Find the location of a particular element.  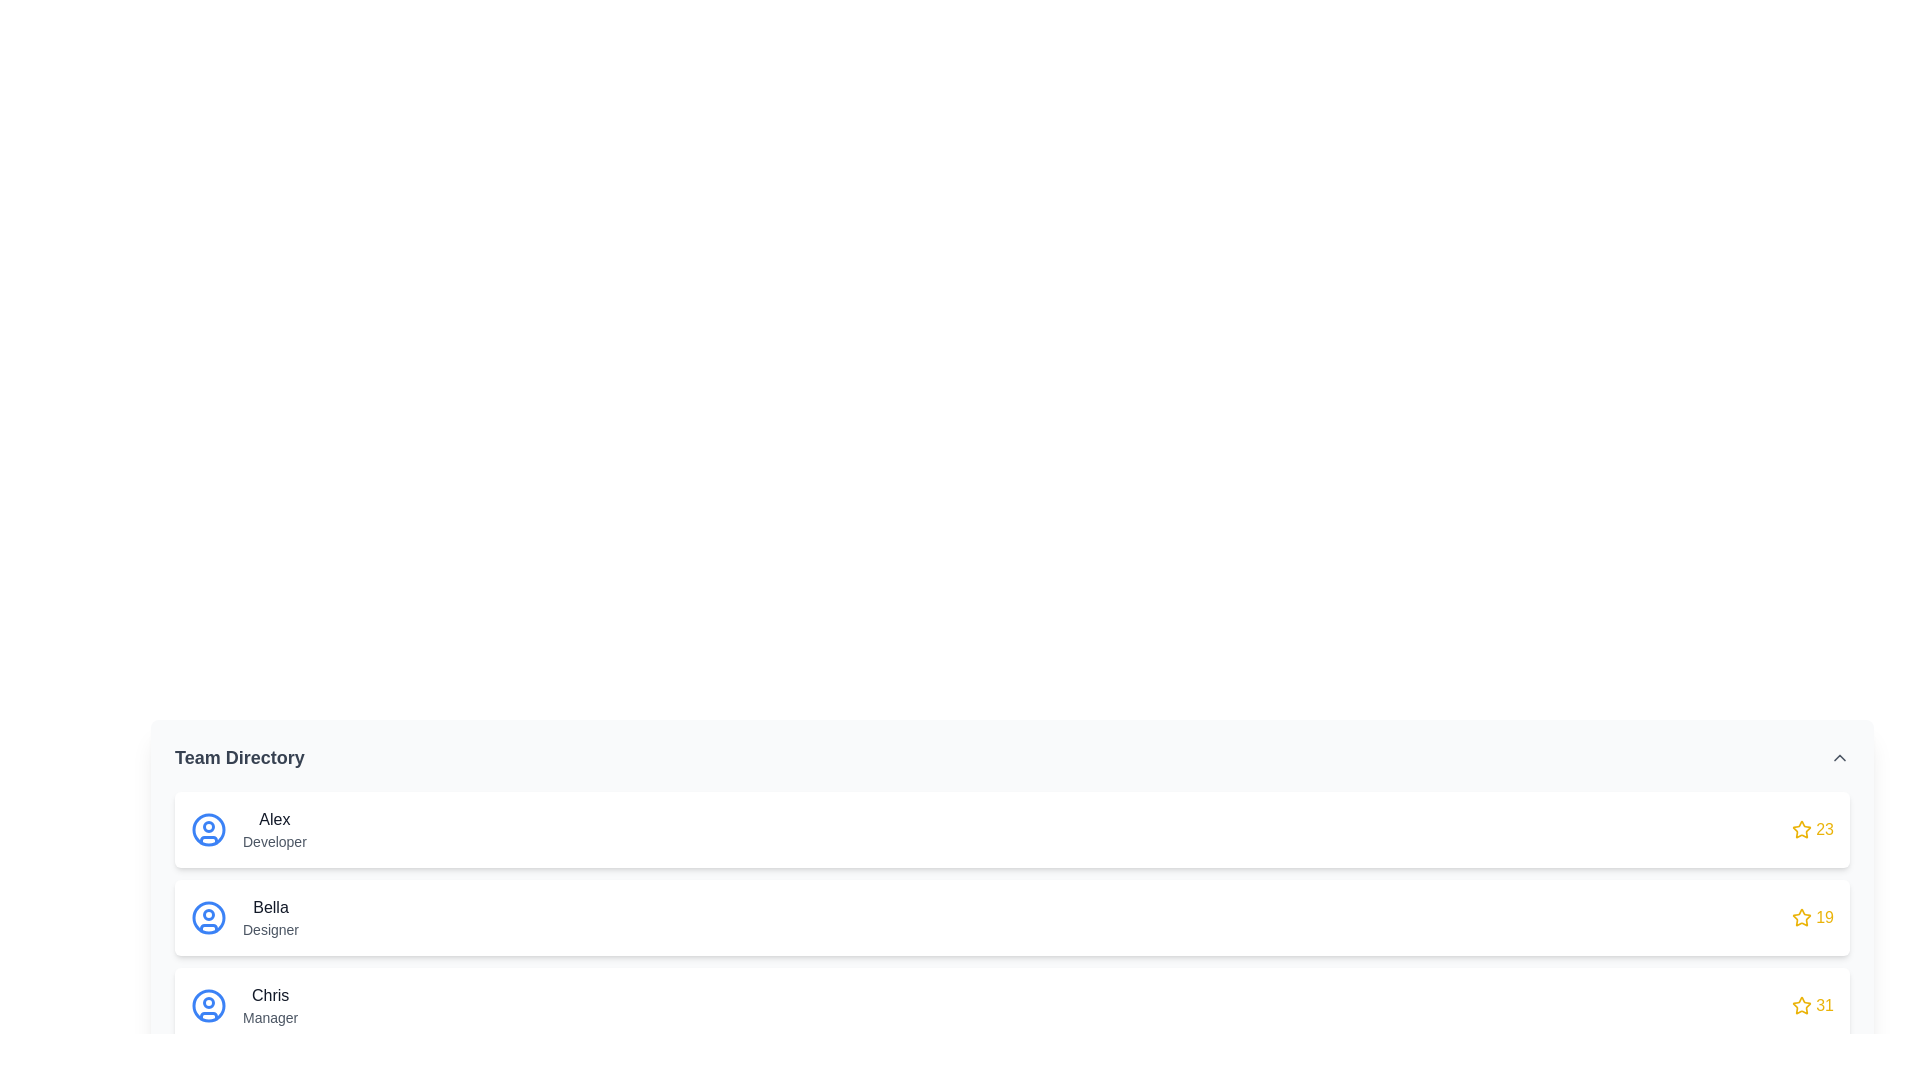

the star icon that represents a rating or importance level associated with the text '19', located in the right section of the second row is located at coordinates (1802, 918).